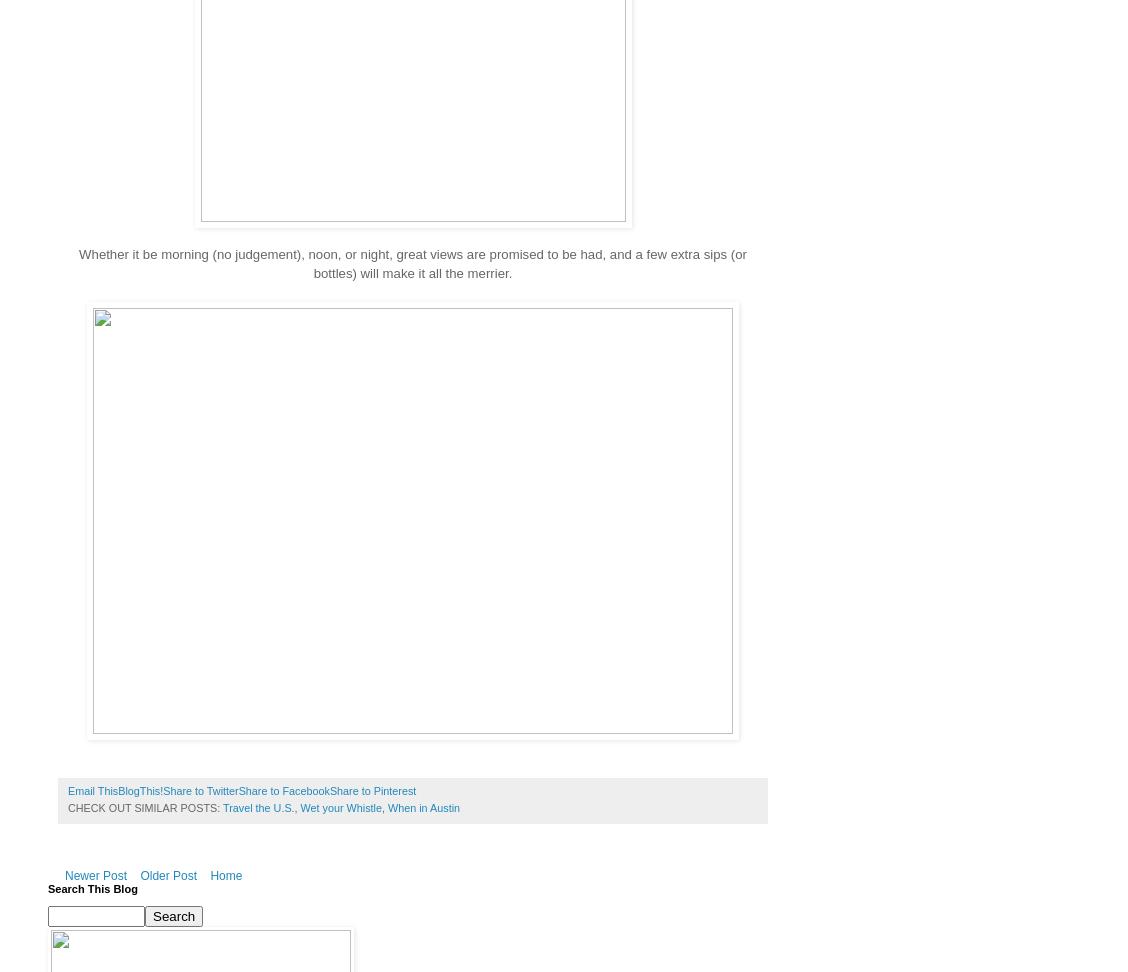  I want to click on 'Email This', so click(92, 790).